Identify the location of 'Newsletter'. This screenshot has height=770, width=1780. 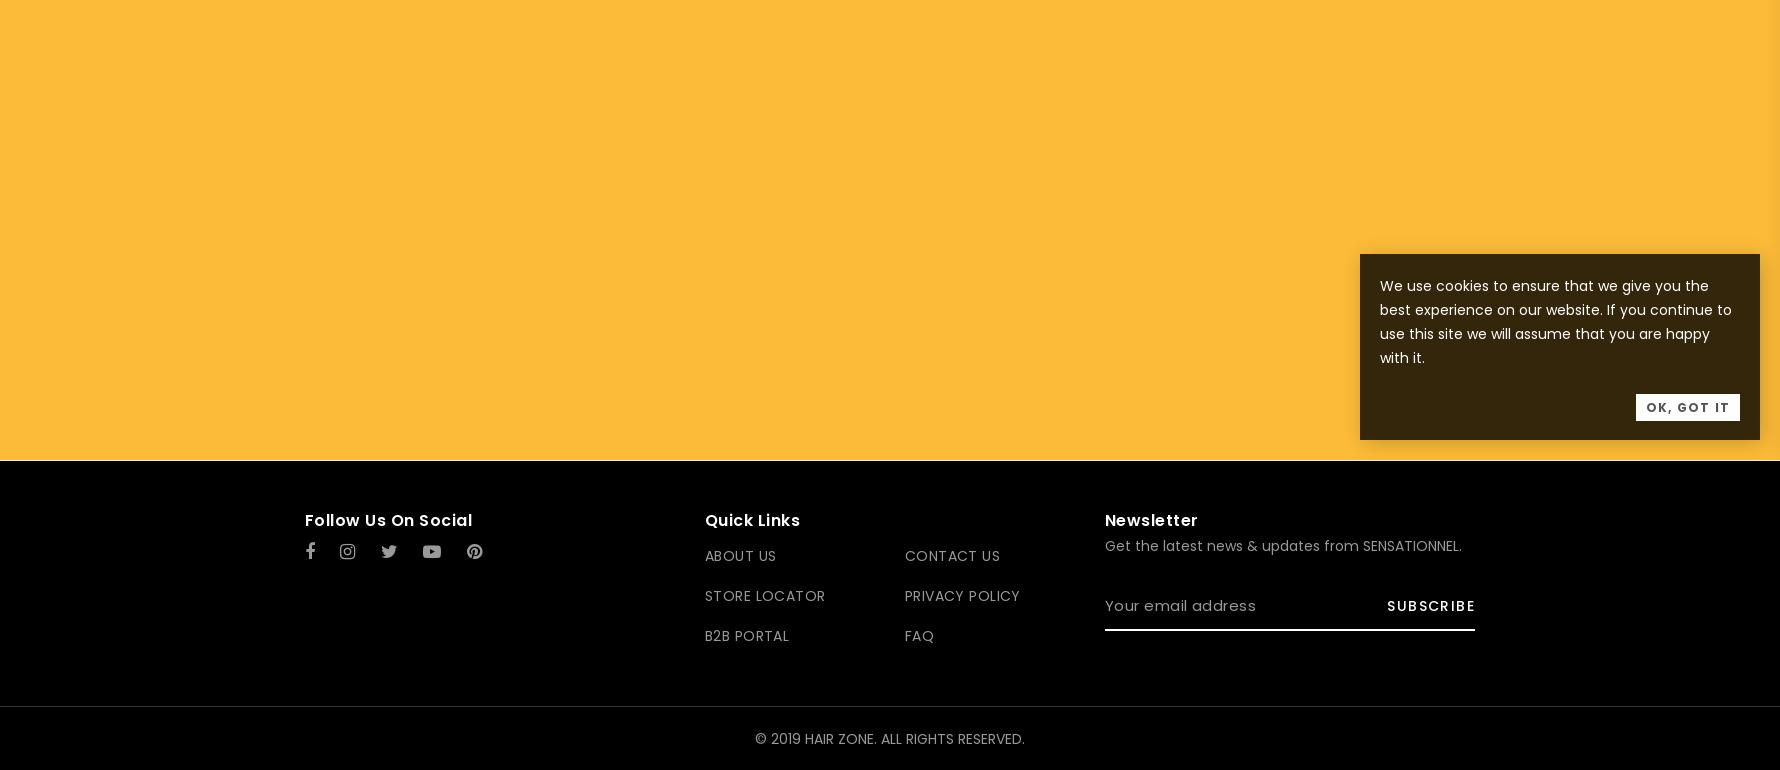
(1103, 520).